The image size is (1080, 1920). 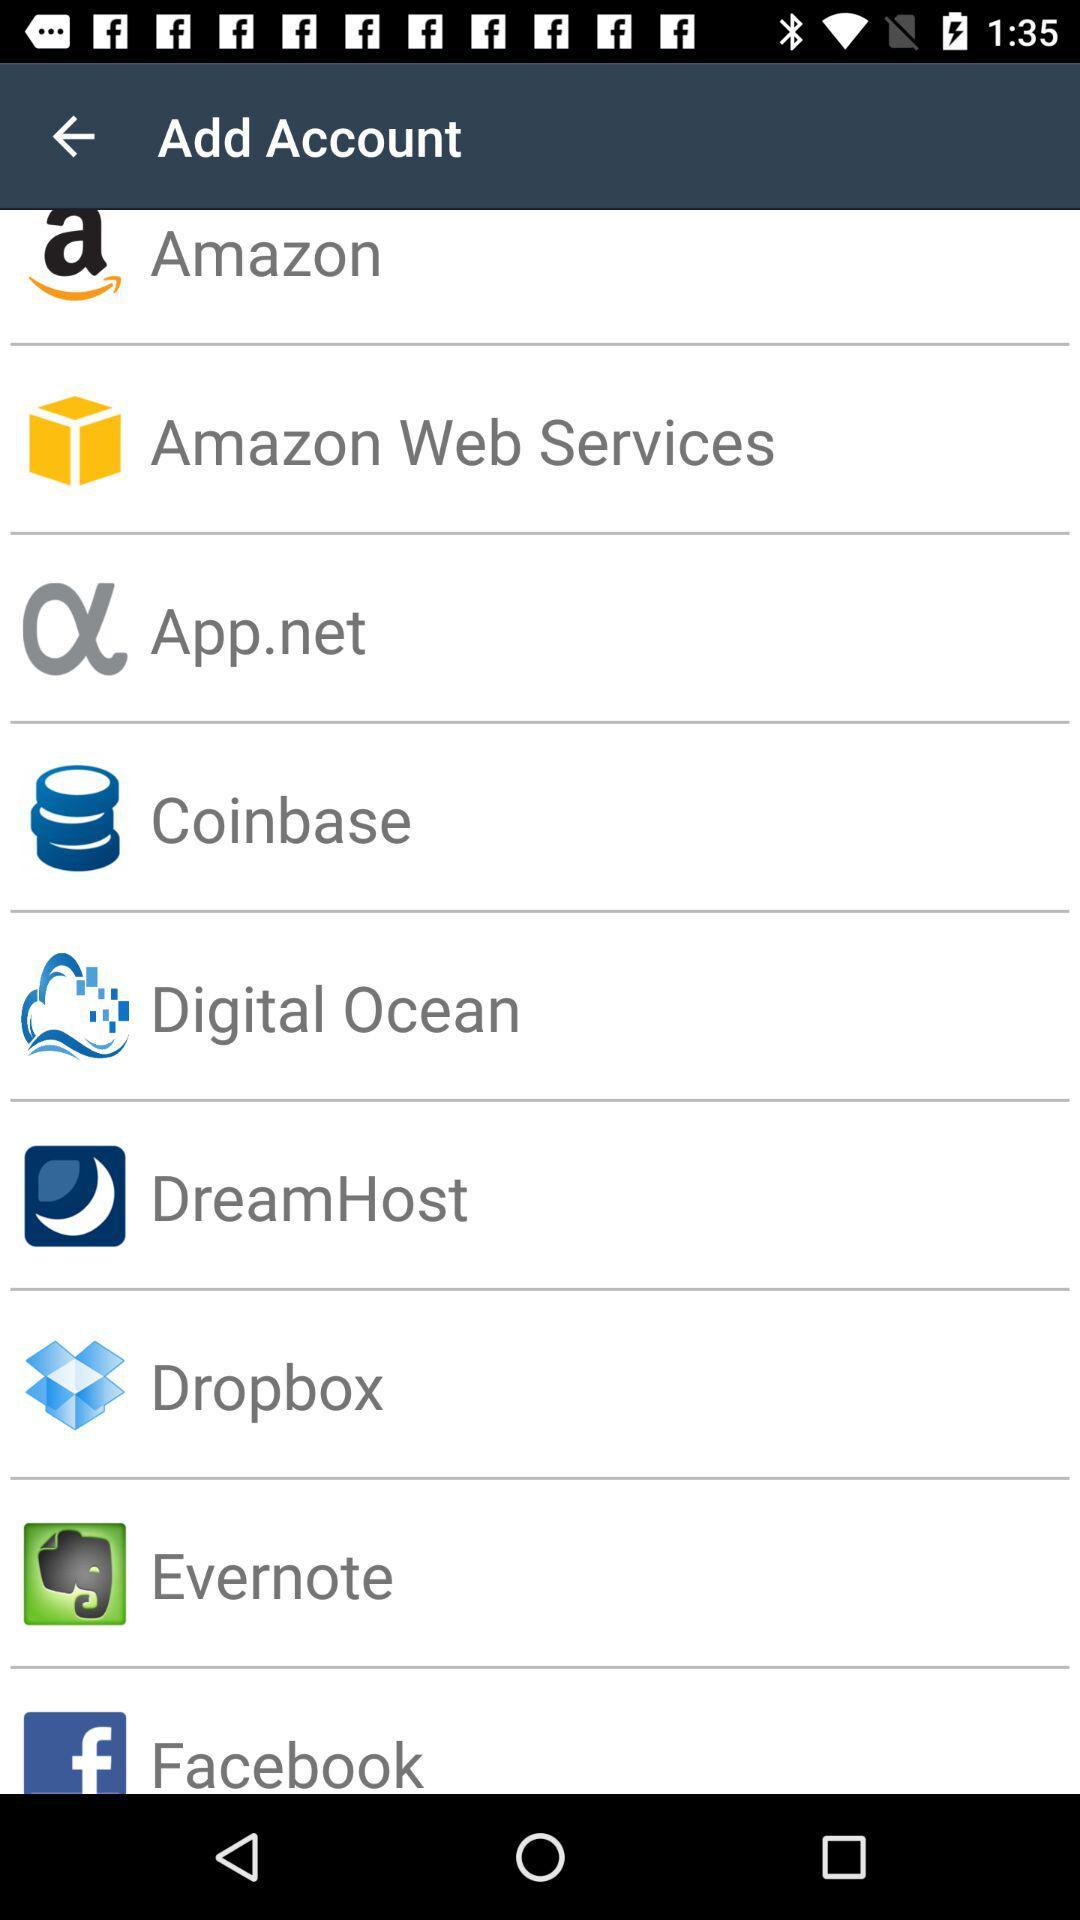 I want to click on the facebook item, so click(x=613, y=1730).